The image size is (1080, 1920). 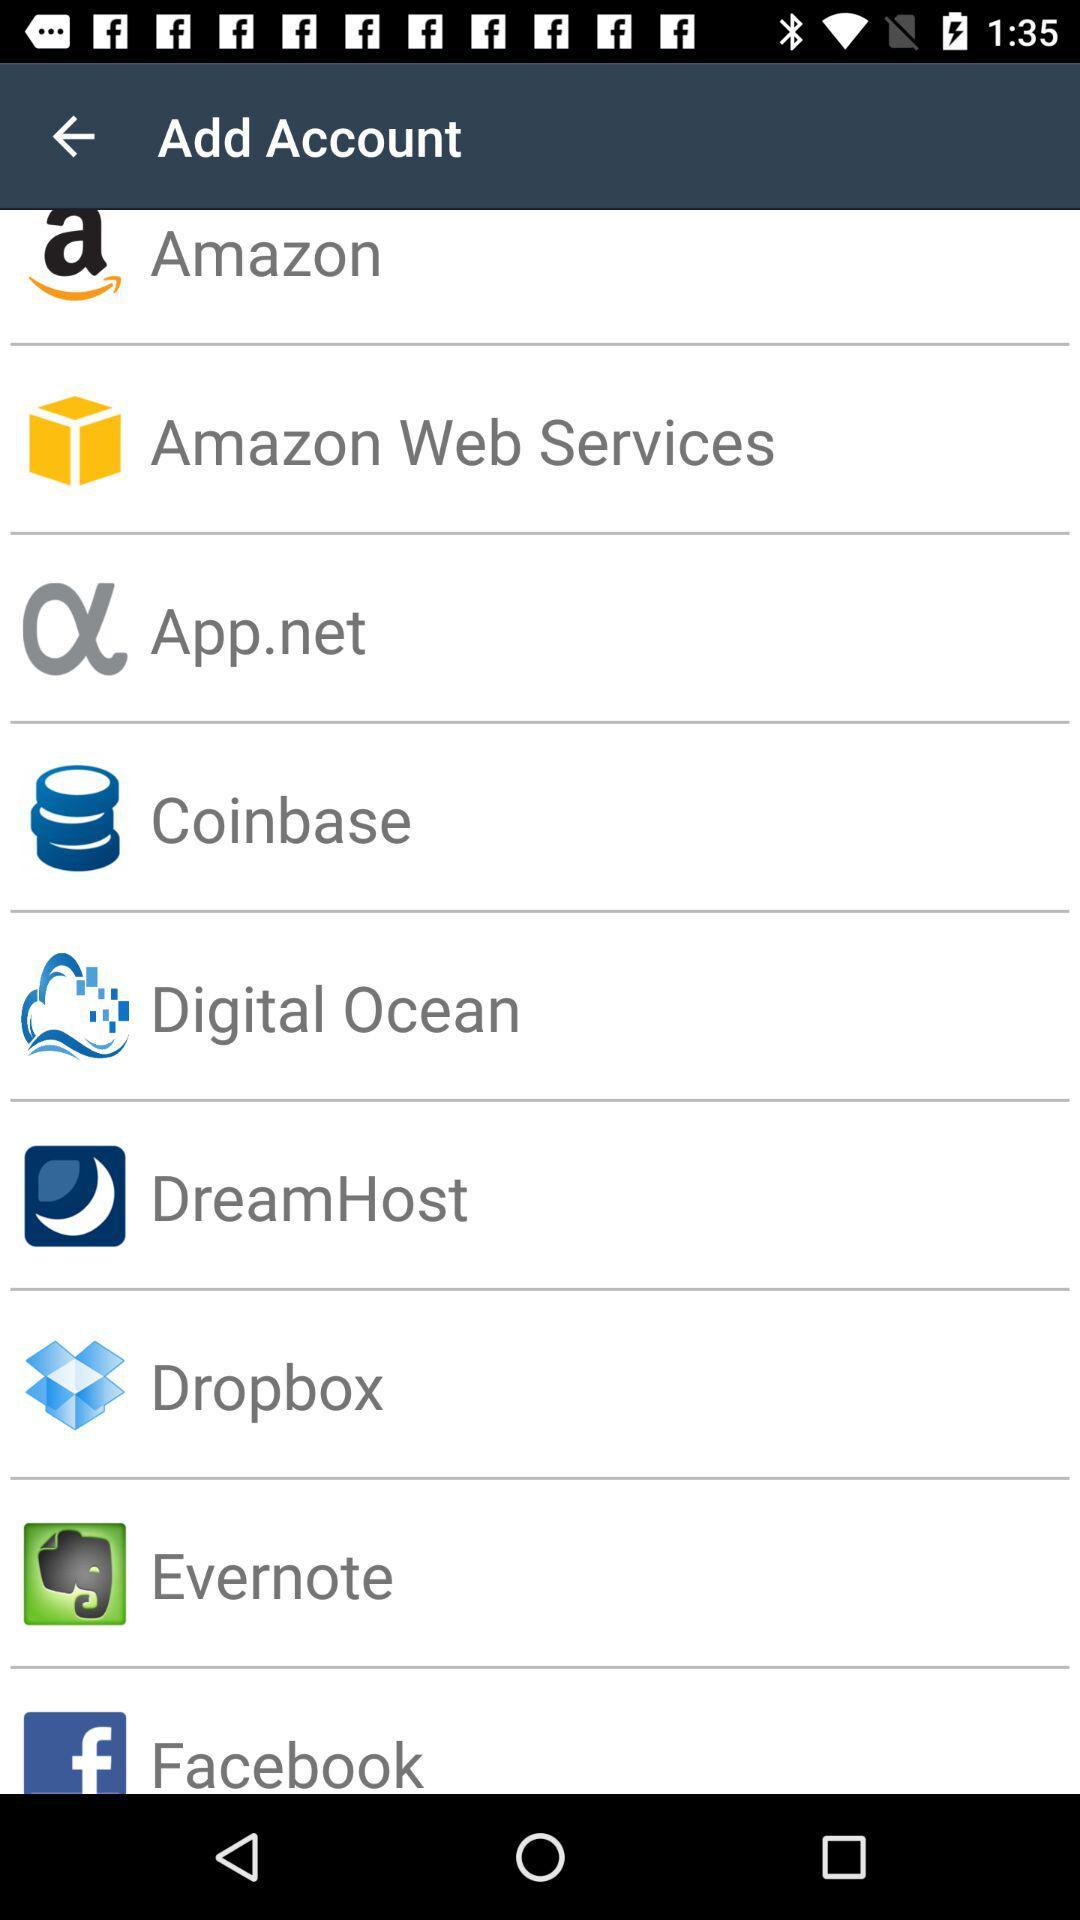 I want to click on the facebook item, so click(x=613, y=1730).